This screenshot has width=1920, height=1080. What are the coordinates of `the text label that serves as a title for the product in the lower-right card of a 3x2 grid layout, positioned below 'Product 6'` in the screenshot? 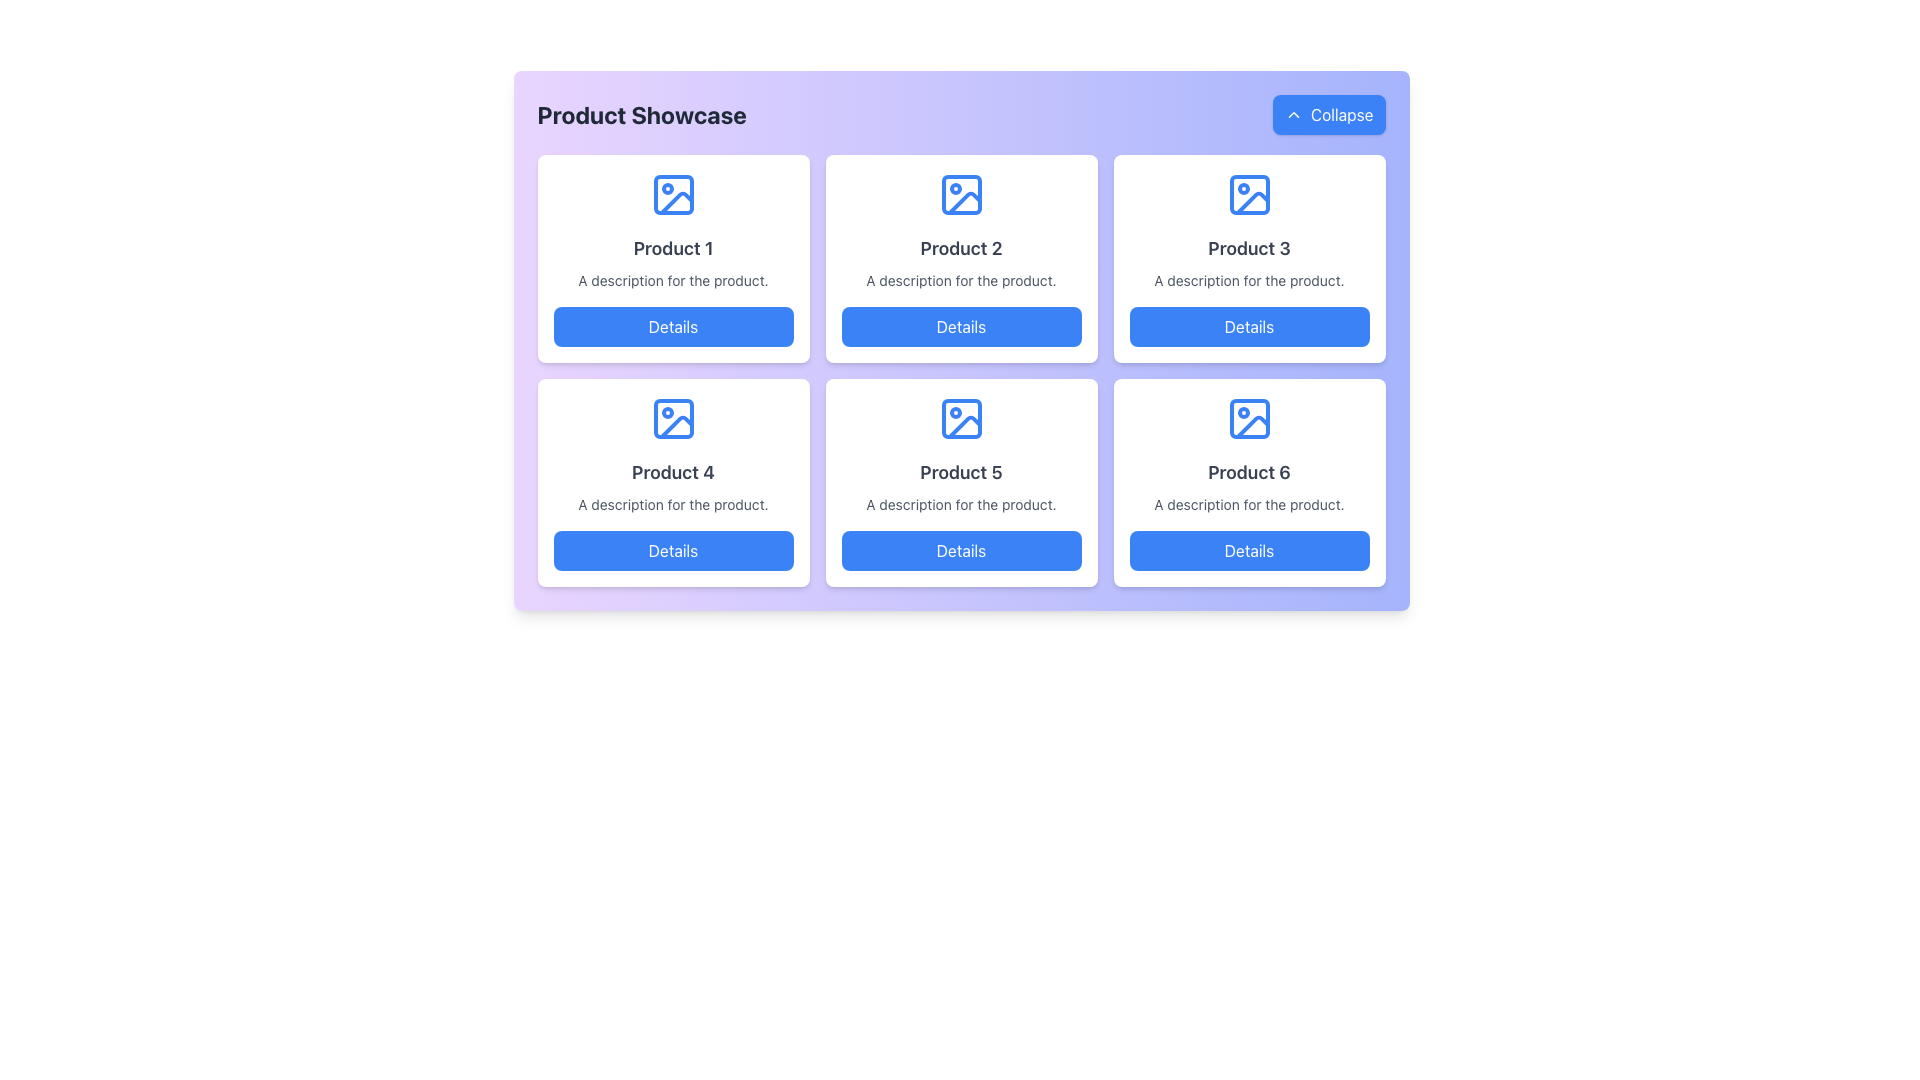 It's located at (1248, 473).